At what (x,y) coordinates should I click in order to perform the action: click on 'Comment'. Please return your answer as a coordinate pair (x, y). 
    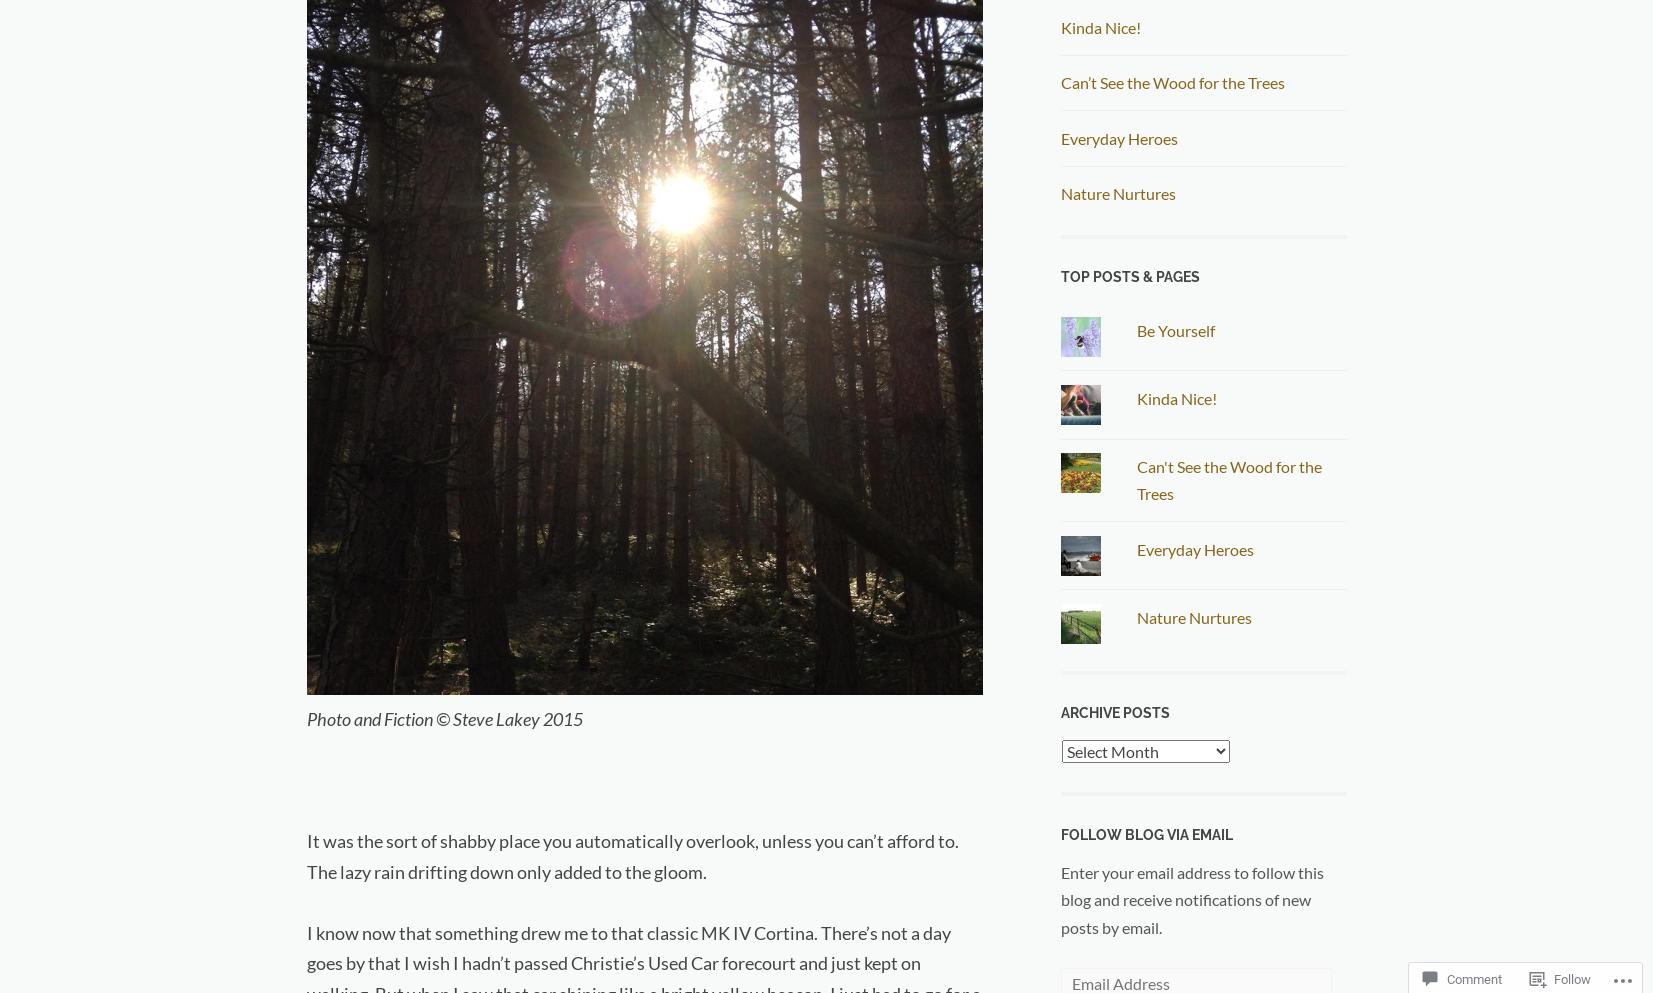
    Looking at the image, I should click on (1474, 979).